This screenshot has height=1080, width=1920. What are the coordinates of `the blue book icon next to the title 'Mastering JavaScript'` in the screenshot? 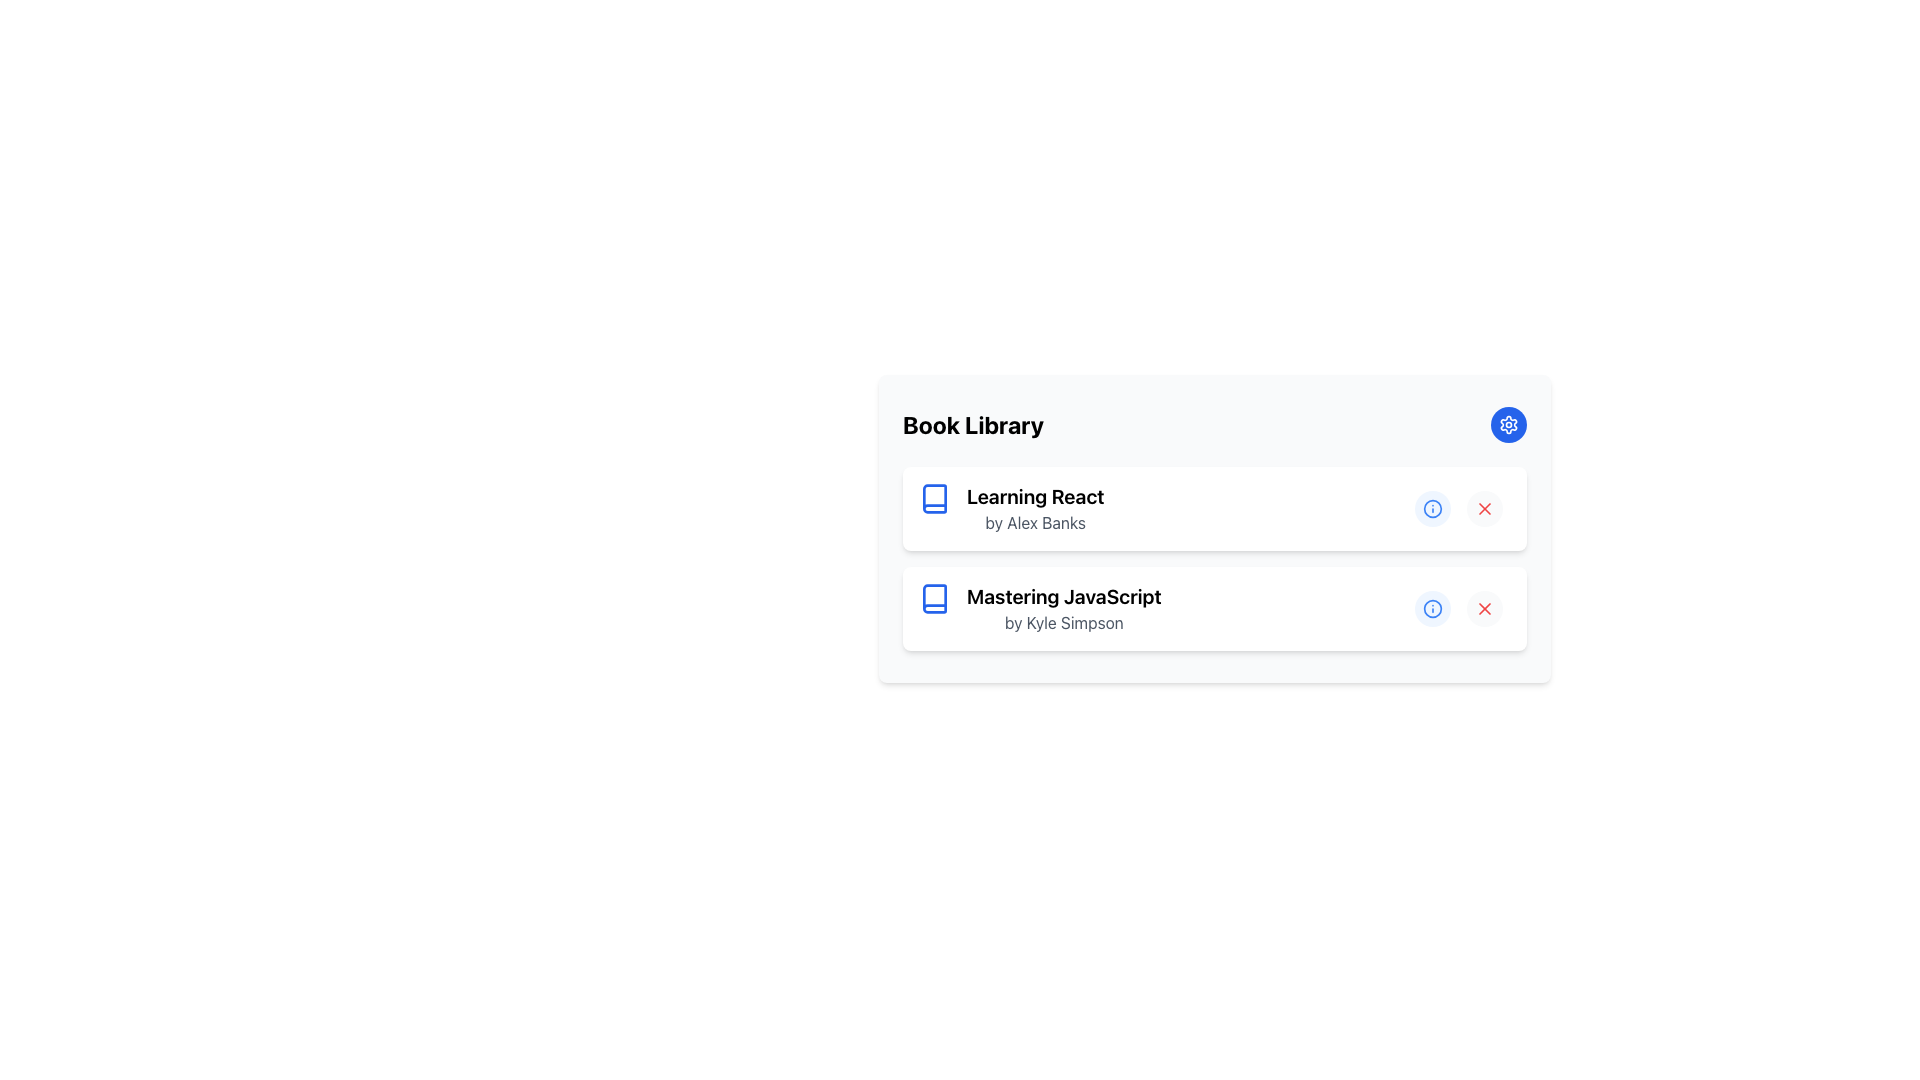 It's located at (934, 597).